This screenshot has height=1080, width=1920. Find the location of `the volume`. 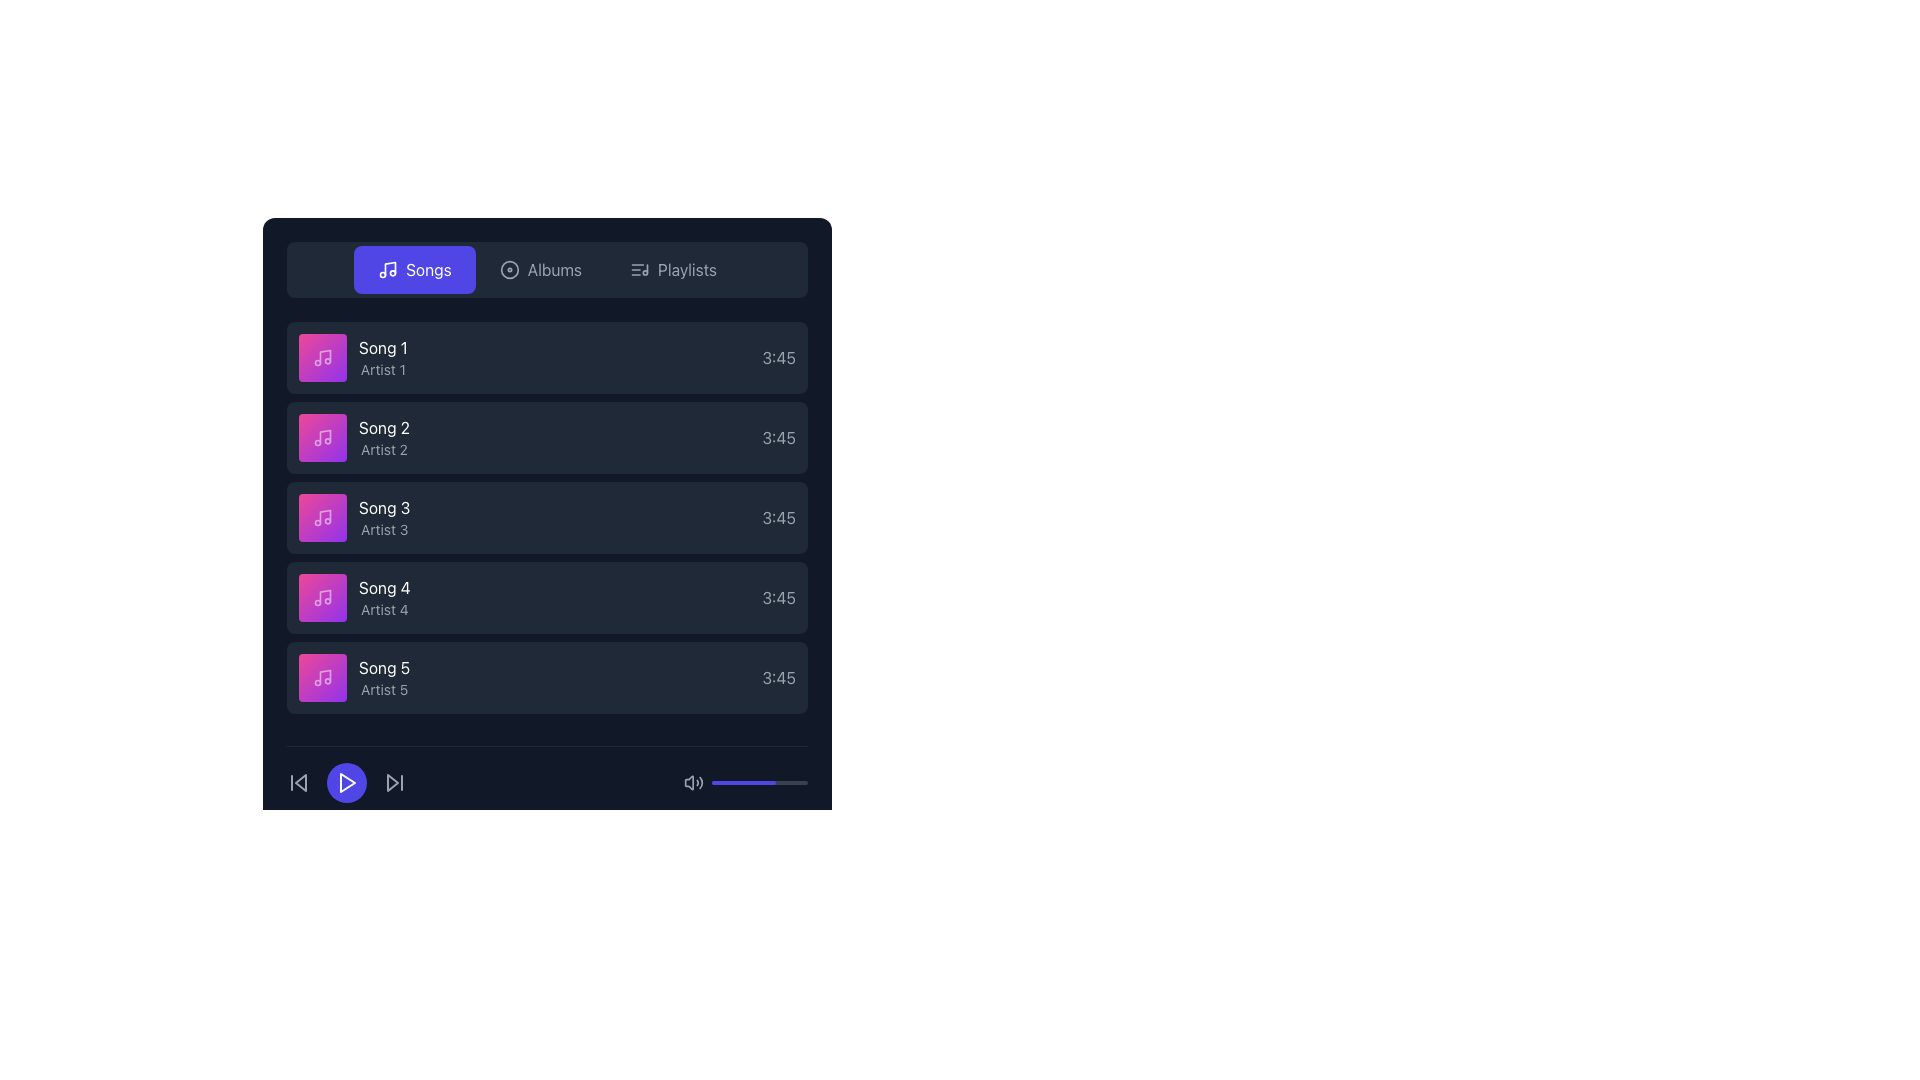

the volume is located at coordinates (773, 782).